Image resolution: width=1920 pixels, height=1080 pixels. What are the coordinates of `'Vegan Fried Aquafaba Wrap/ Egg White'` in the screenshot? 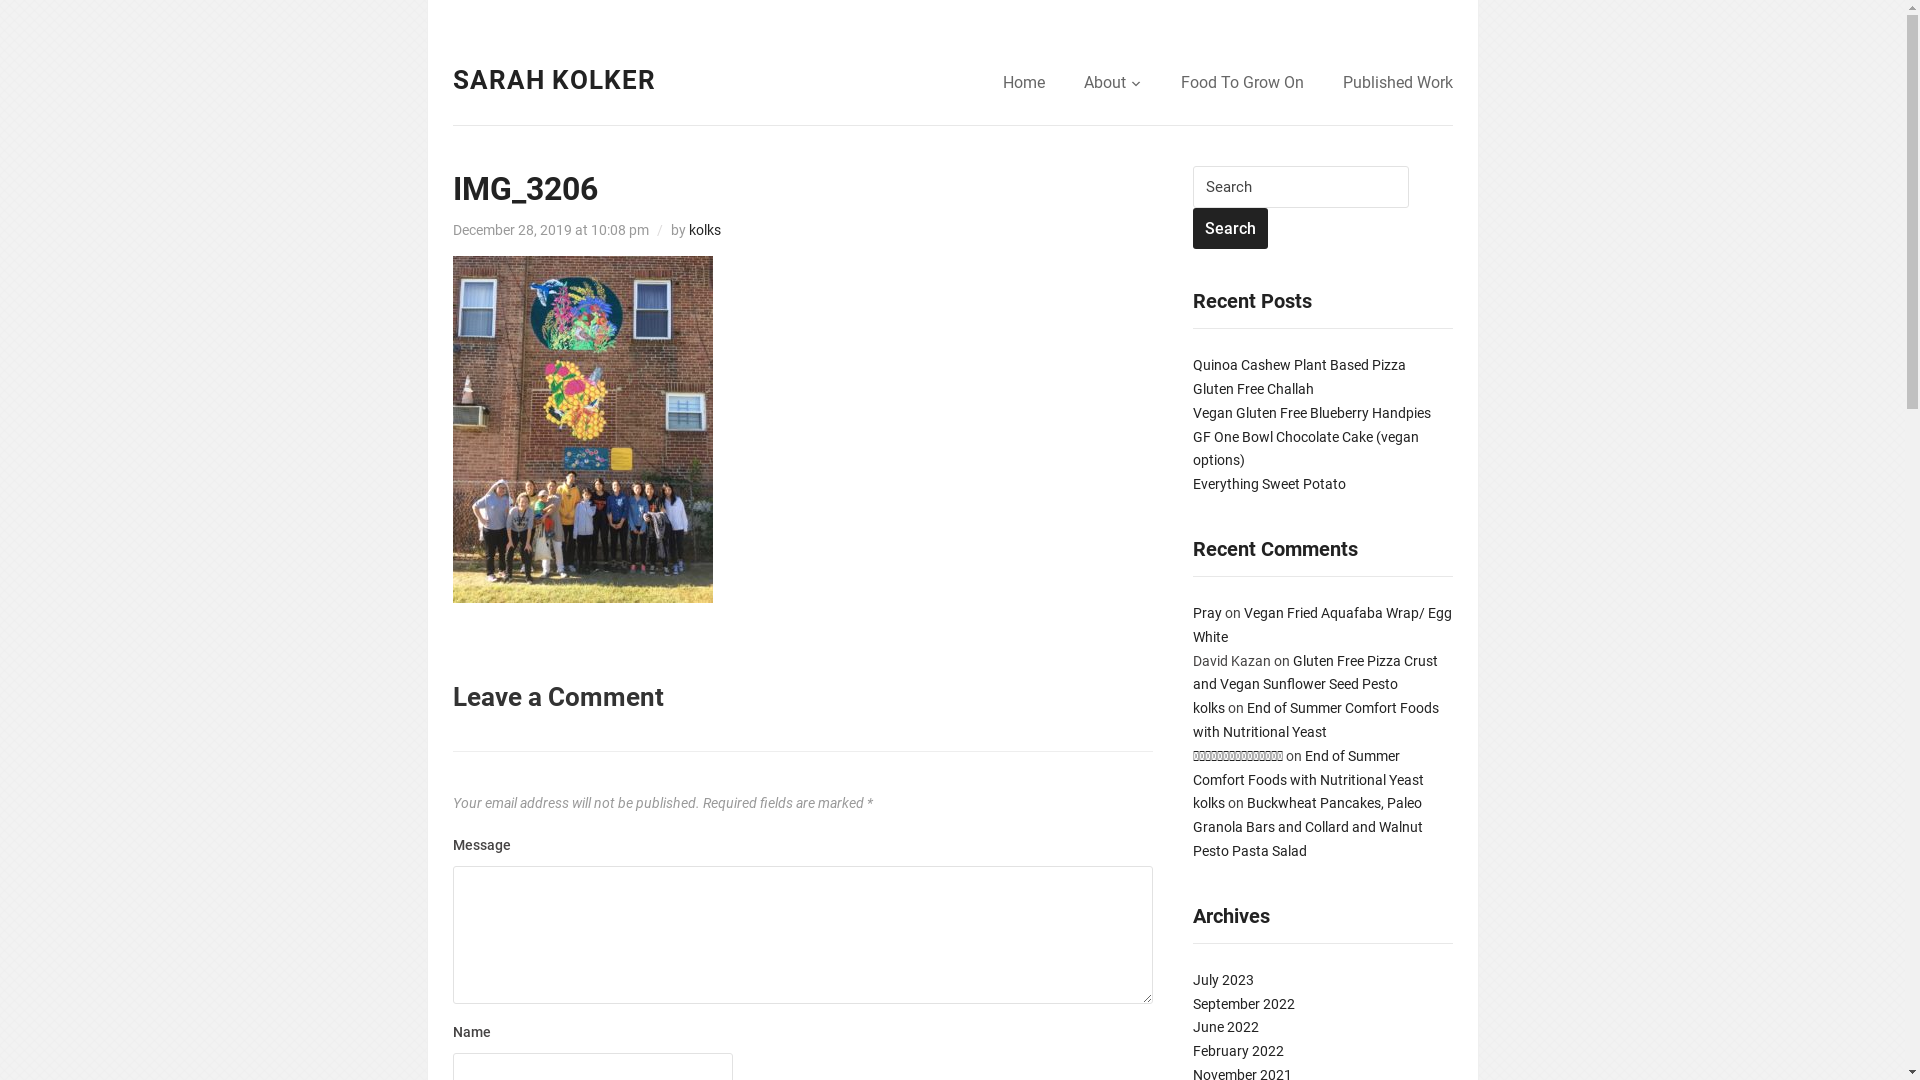 It's located at (1321, 623).